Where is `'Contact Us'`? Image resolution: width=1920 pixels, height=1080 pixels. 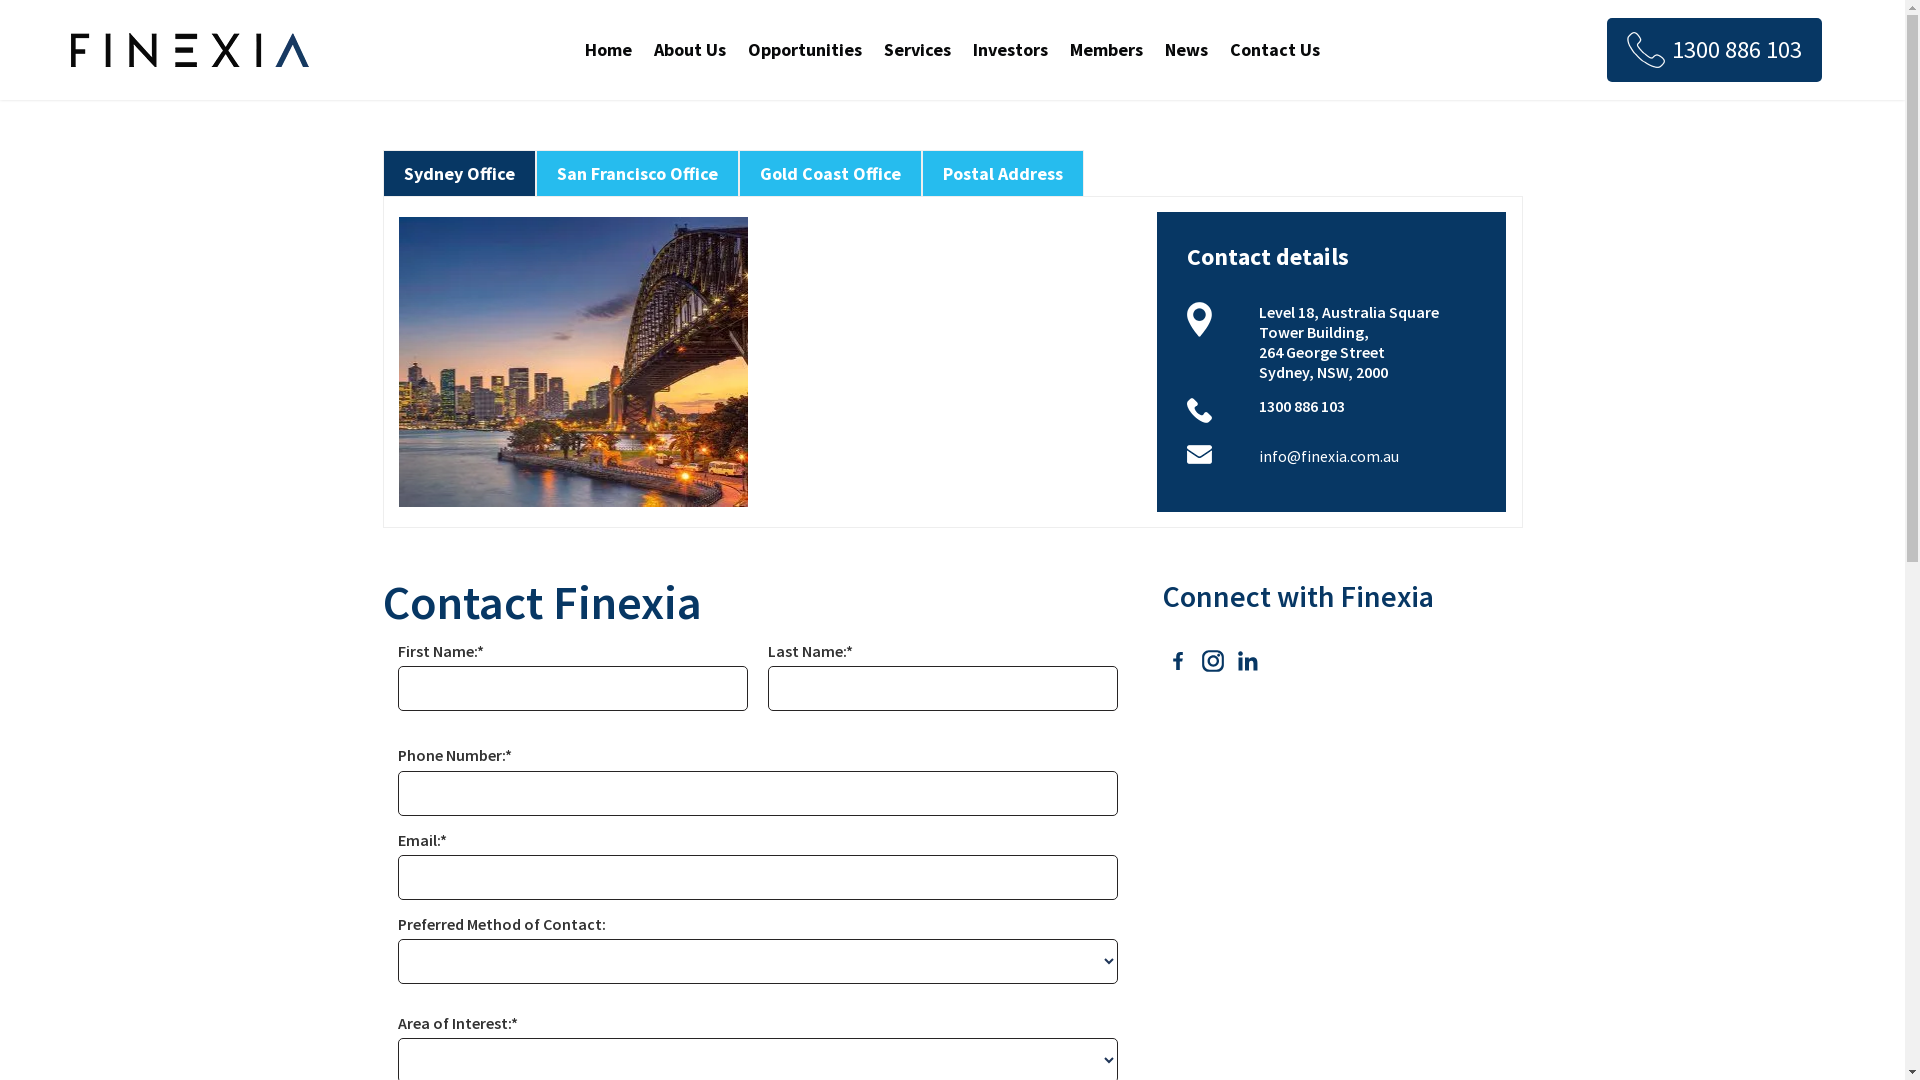 'Contact Us' is located at coordinates (1274, 49).